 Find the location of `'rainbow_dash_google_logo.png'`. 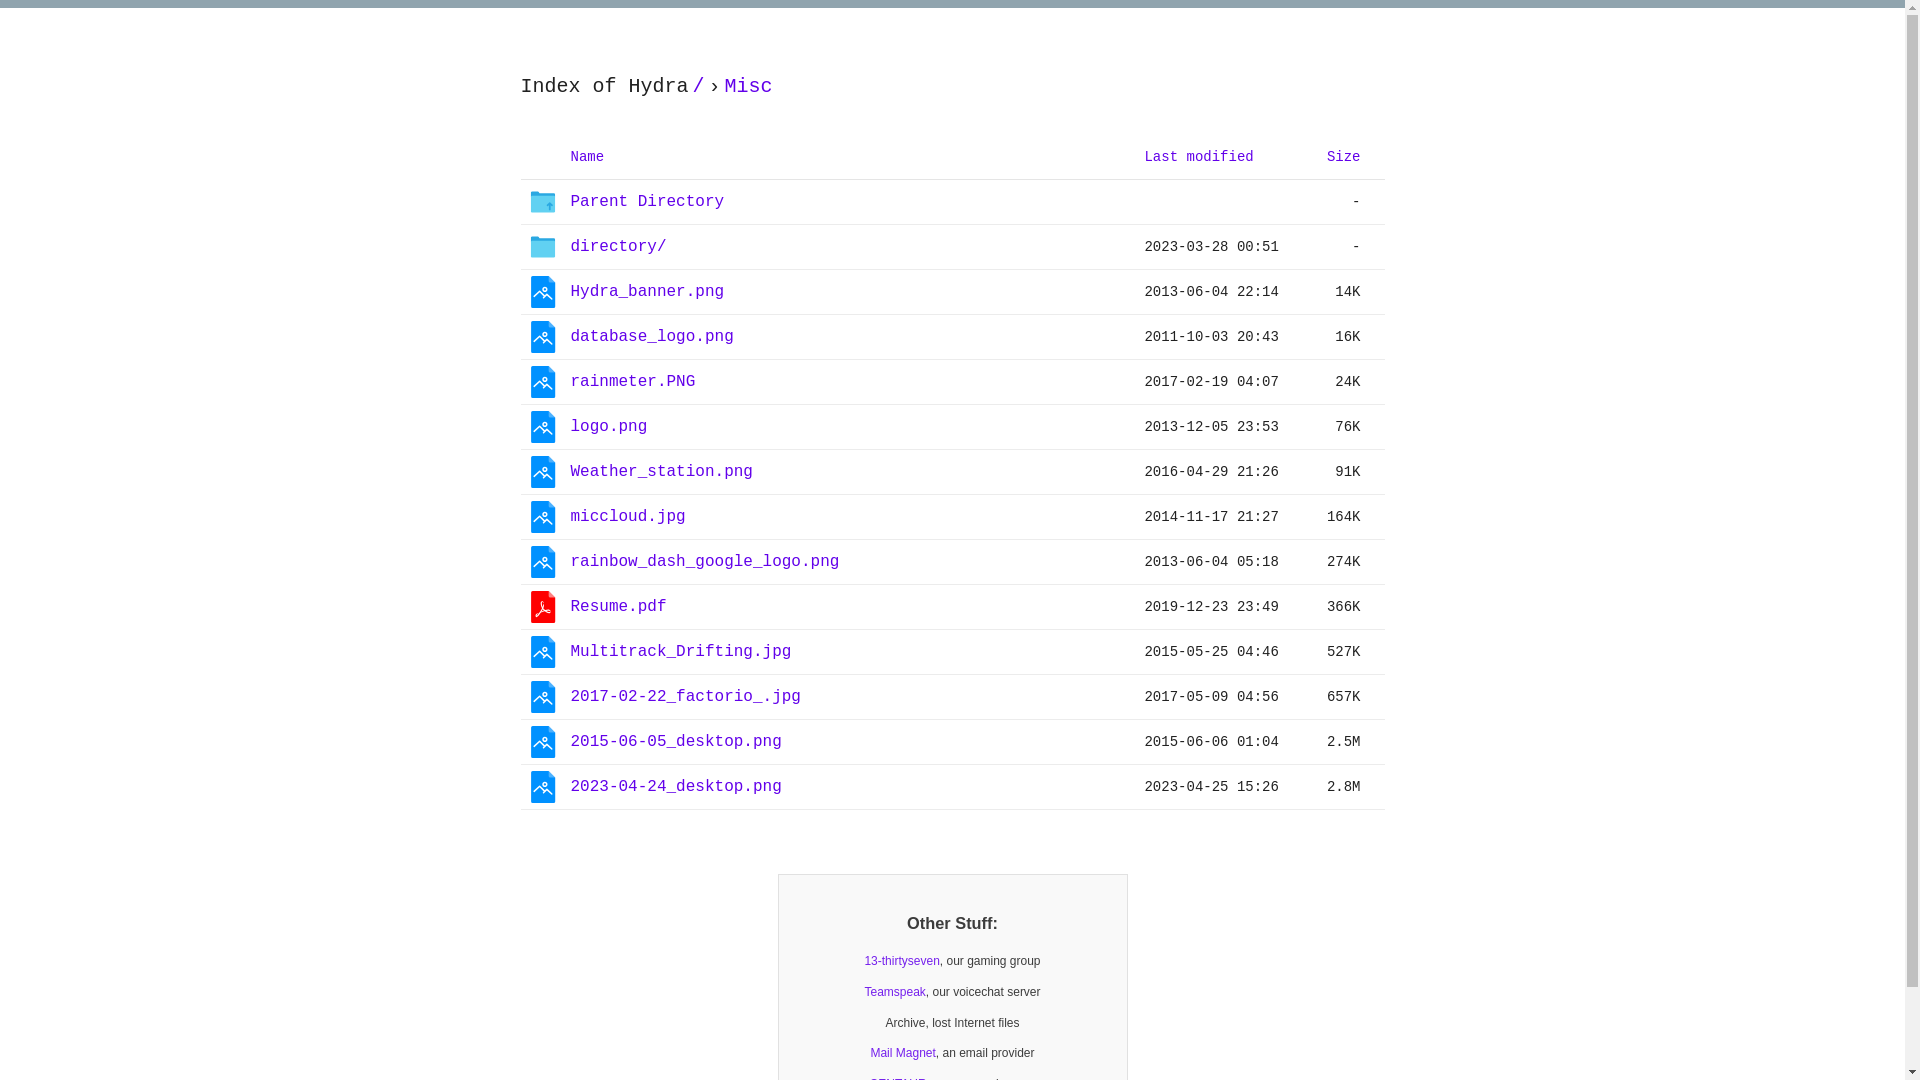

'rainbow_dash_google_logo.png' is located at coordinates (569, 561).